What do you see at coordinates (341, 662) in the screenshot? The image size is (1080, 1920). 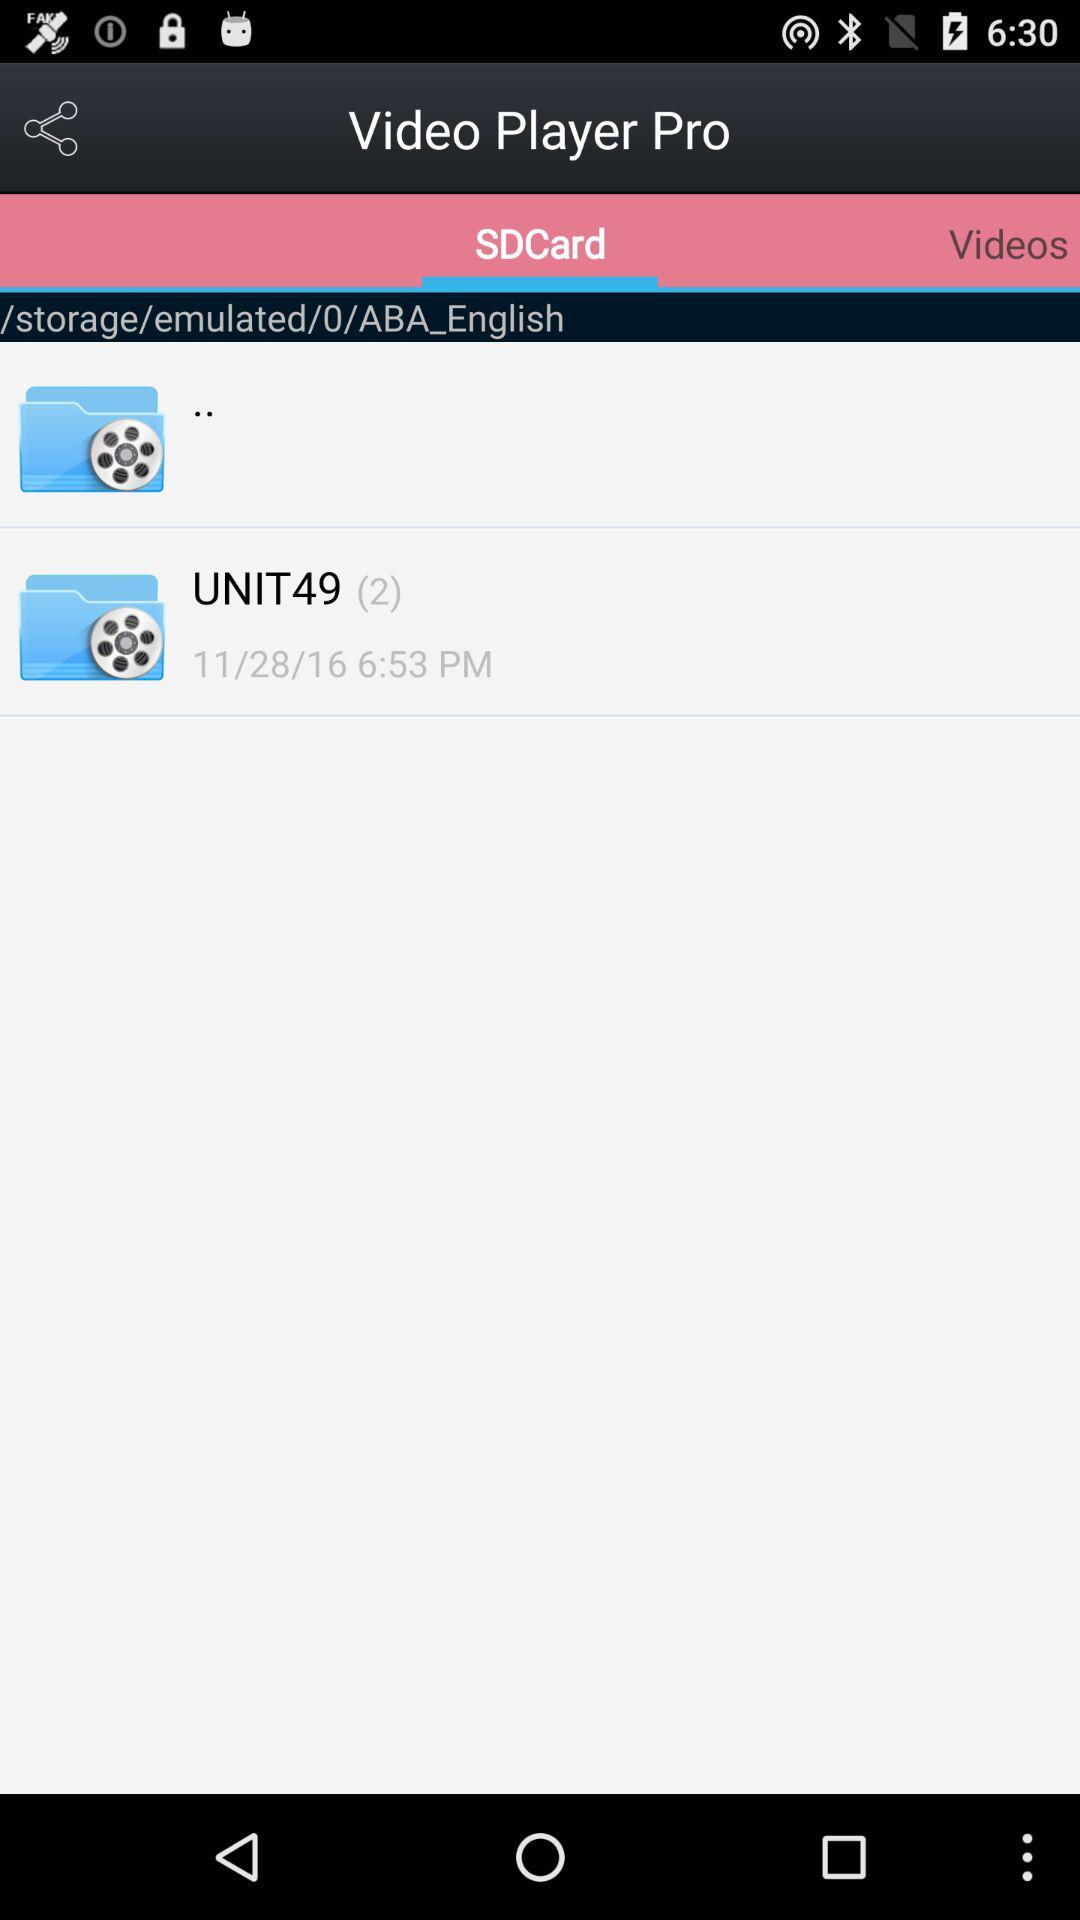 I see `the item on the left` at bounding box center [341, 662].